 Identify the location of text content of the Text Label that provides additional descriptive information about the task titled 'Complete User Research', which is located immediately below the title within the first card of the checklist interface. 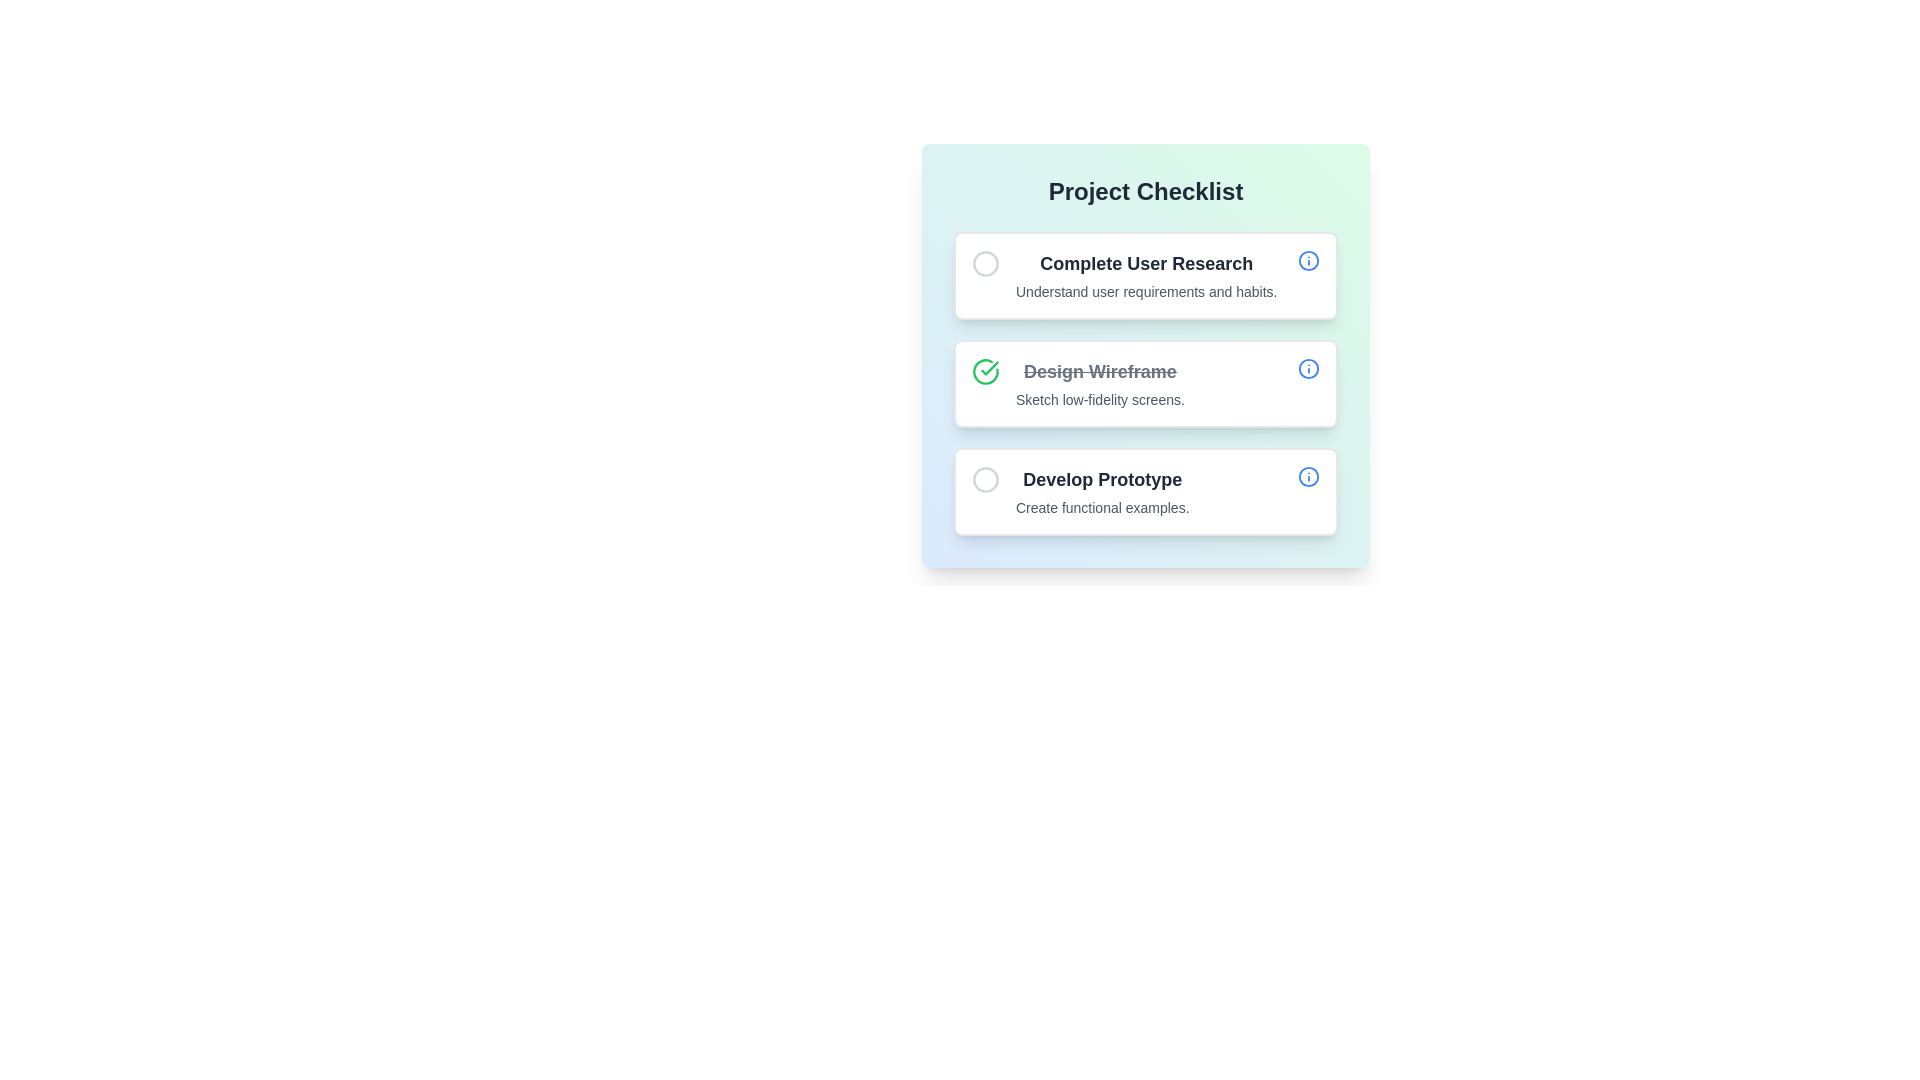
(1146, 292).